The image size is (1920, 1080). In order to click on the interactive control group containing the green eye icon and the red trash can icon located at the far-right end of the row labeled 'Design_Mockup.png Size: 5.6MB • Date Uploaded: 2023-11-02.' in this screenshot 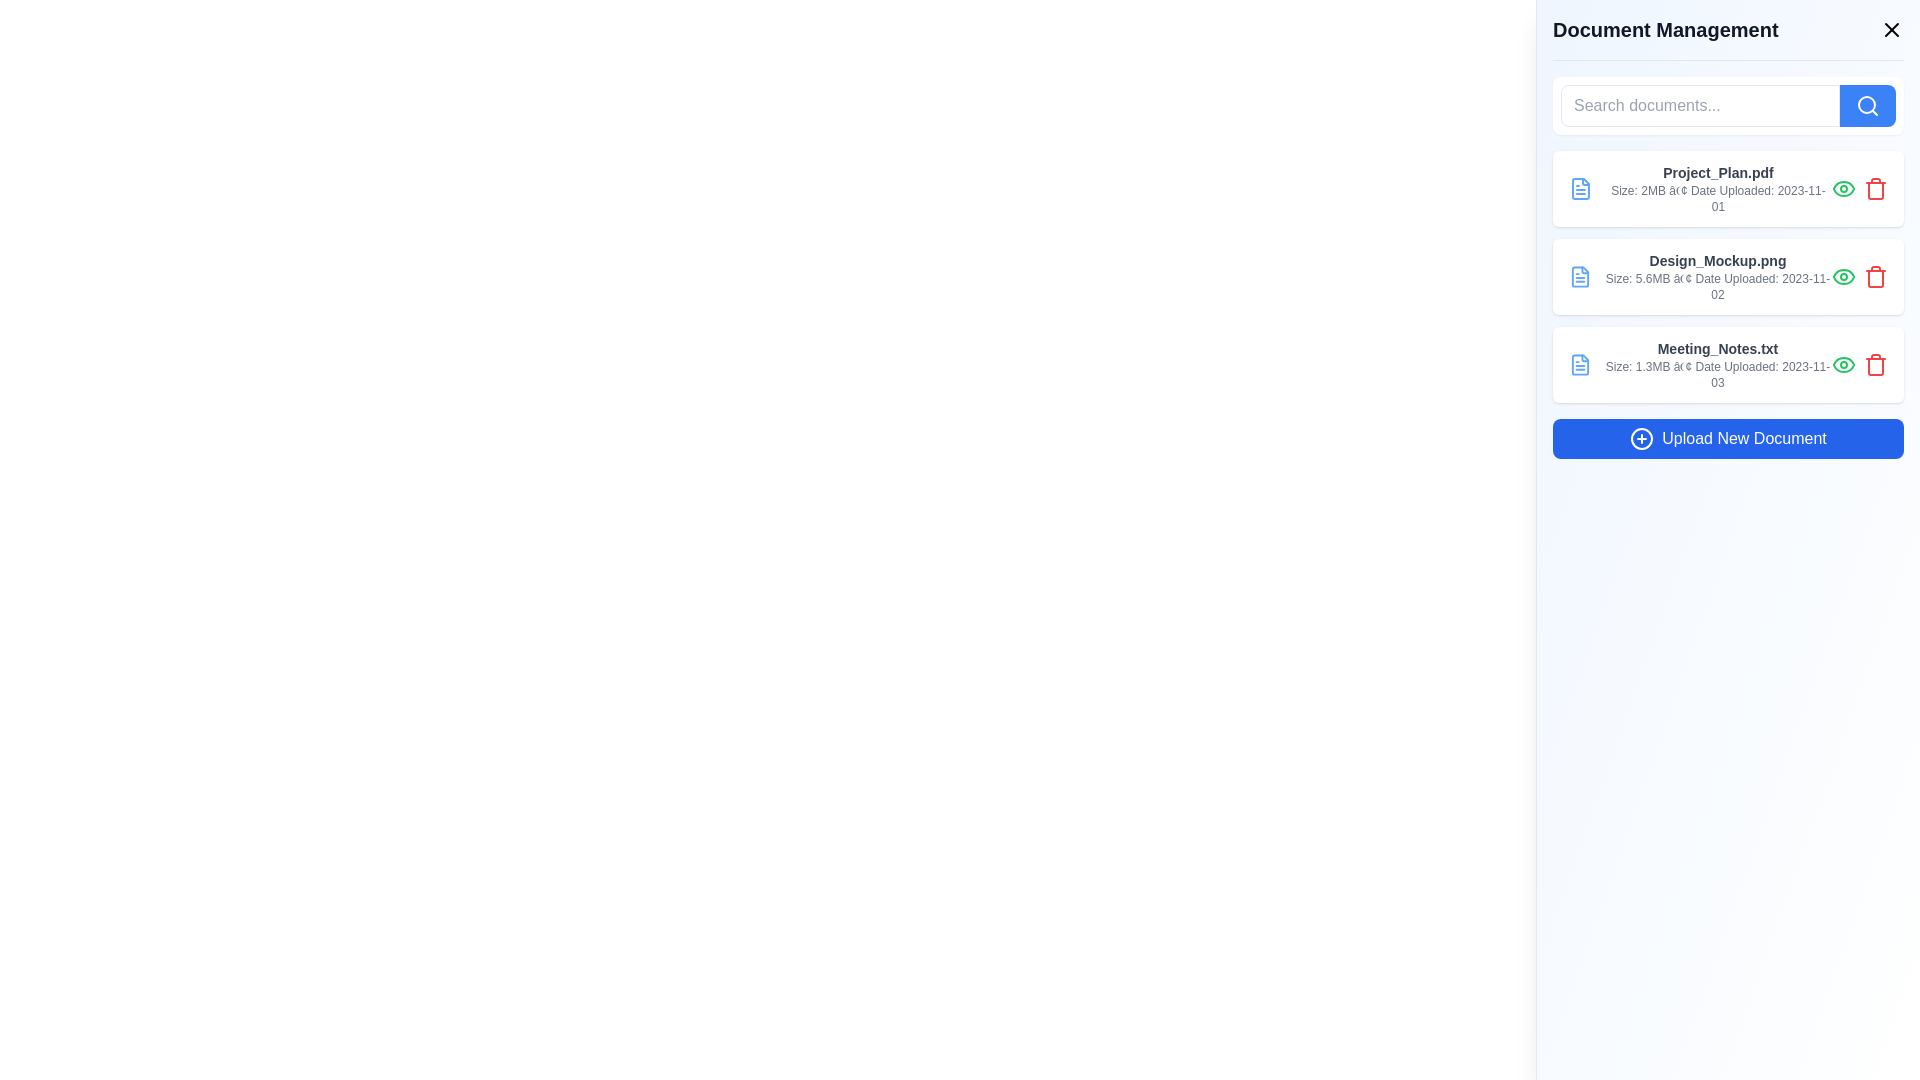, I will do `click(1859, 277)`.